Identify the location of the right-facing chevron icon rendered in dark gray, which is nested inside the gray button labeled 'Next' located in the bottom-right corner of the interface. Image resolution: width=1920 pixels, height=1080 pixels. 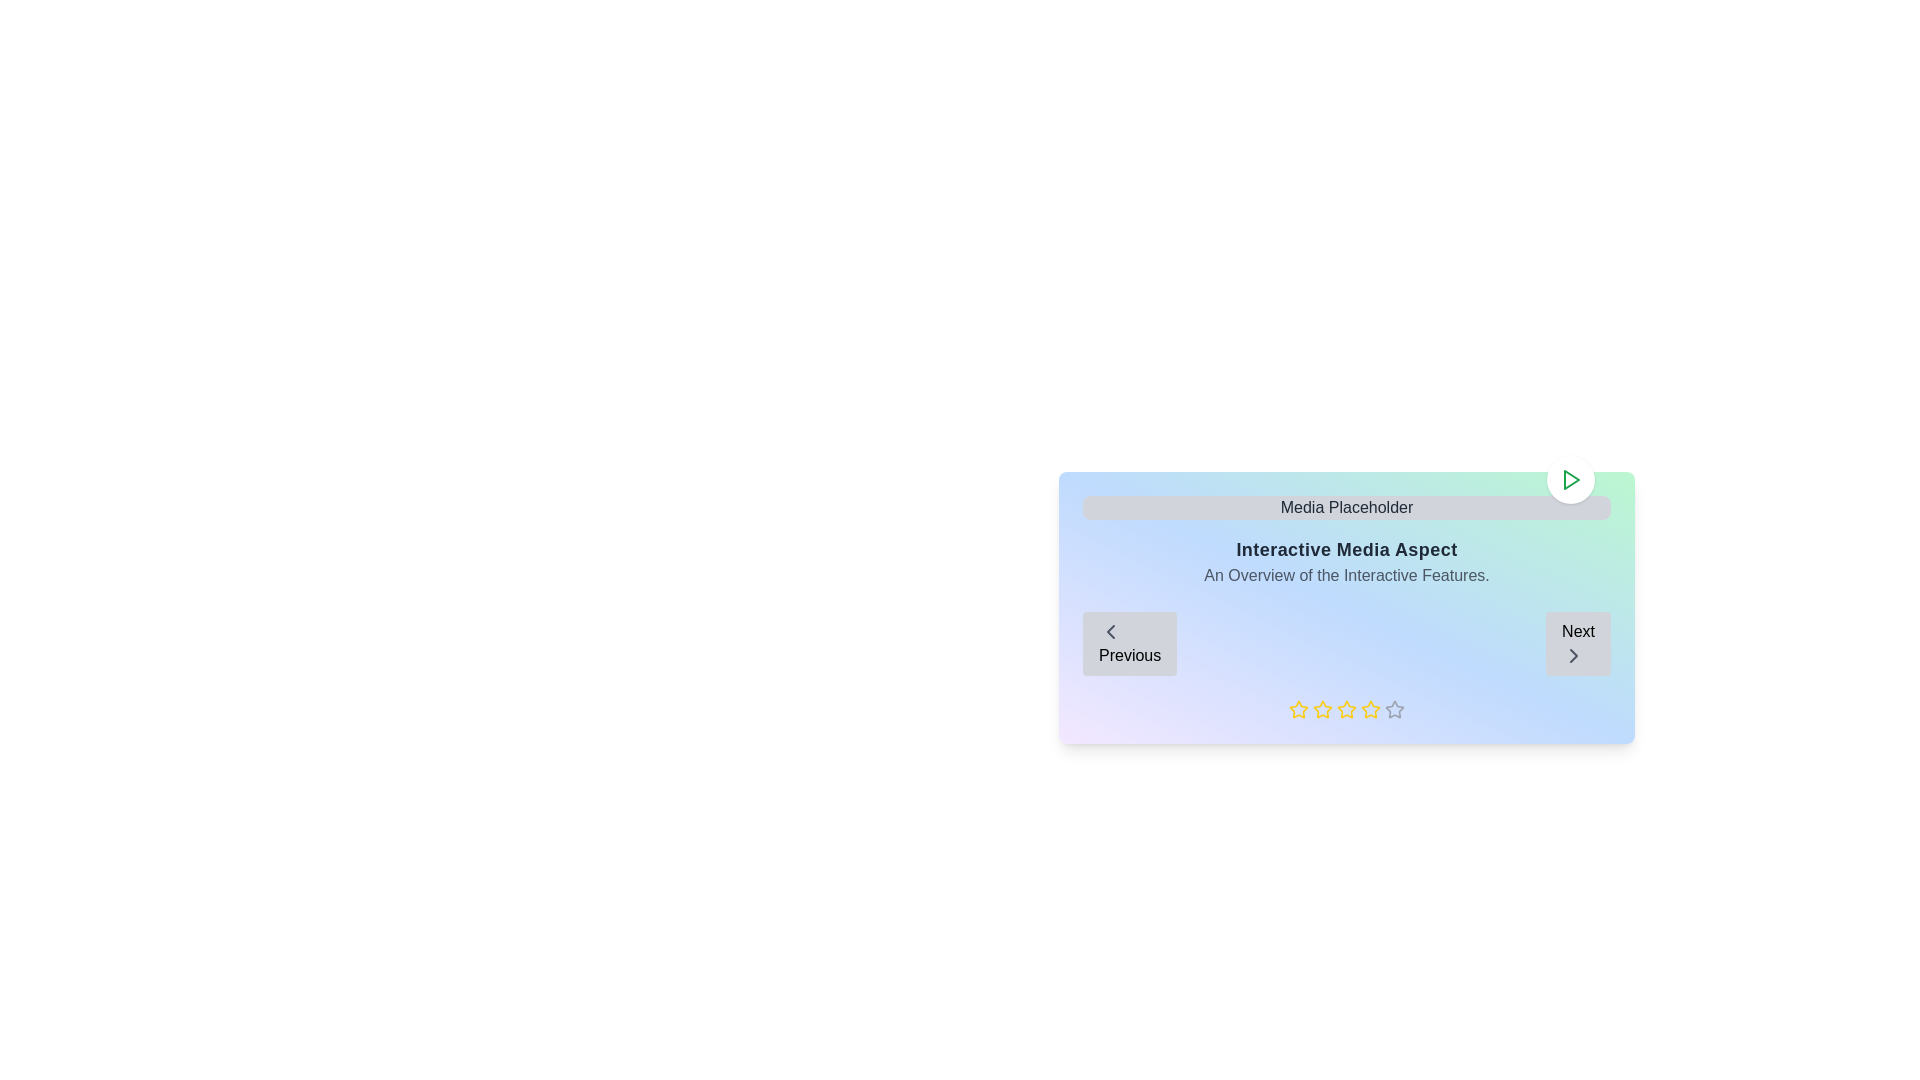
(1573, 655).